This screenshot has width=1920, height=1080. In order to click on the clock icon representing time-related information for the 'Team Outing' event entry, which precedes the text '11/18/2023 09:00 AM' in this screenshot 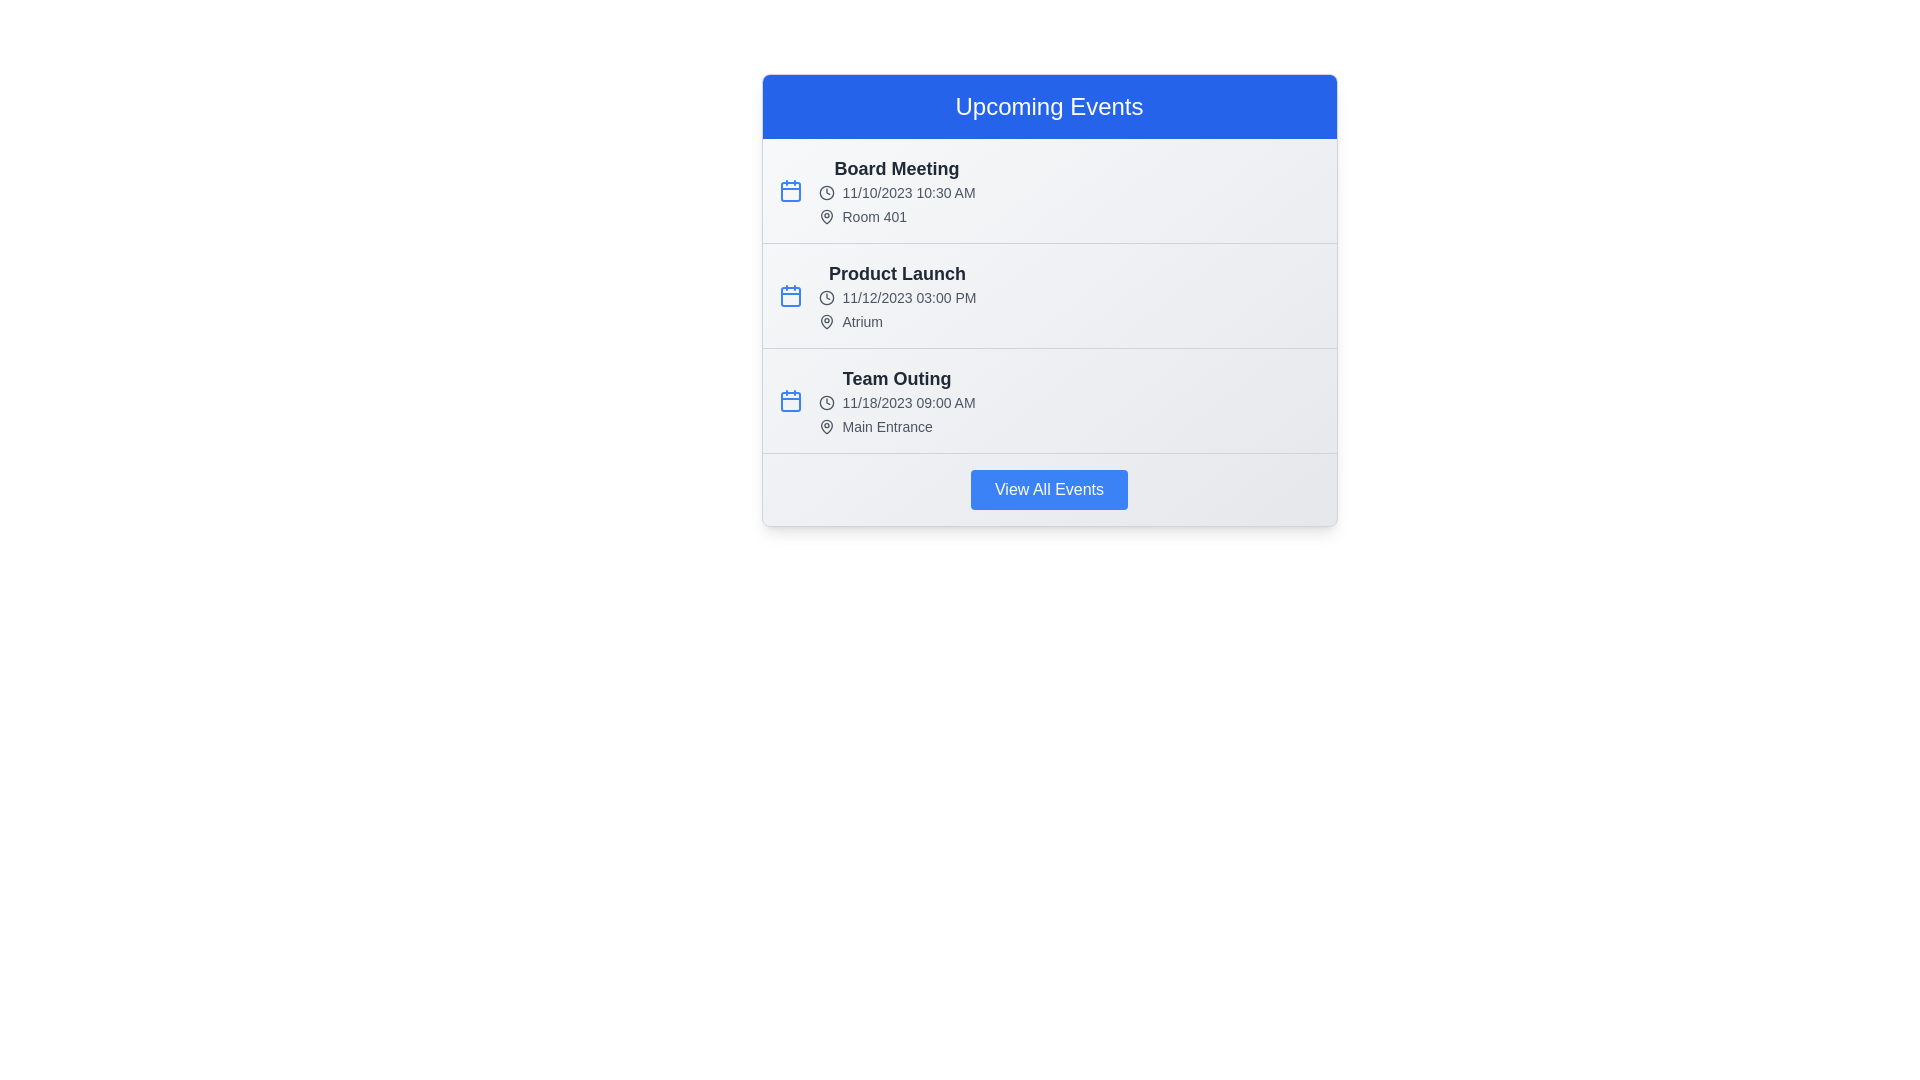, I will do `click(826, 402)`.